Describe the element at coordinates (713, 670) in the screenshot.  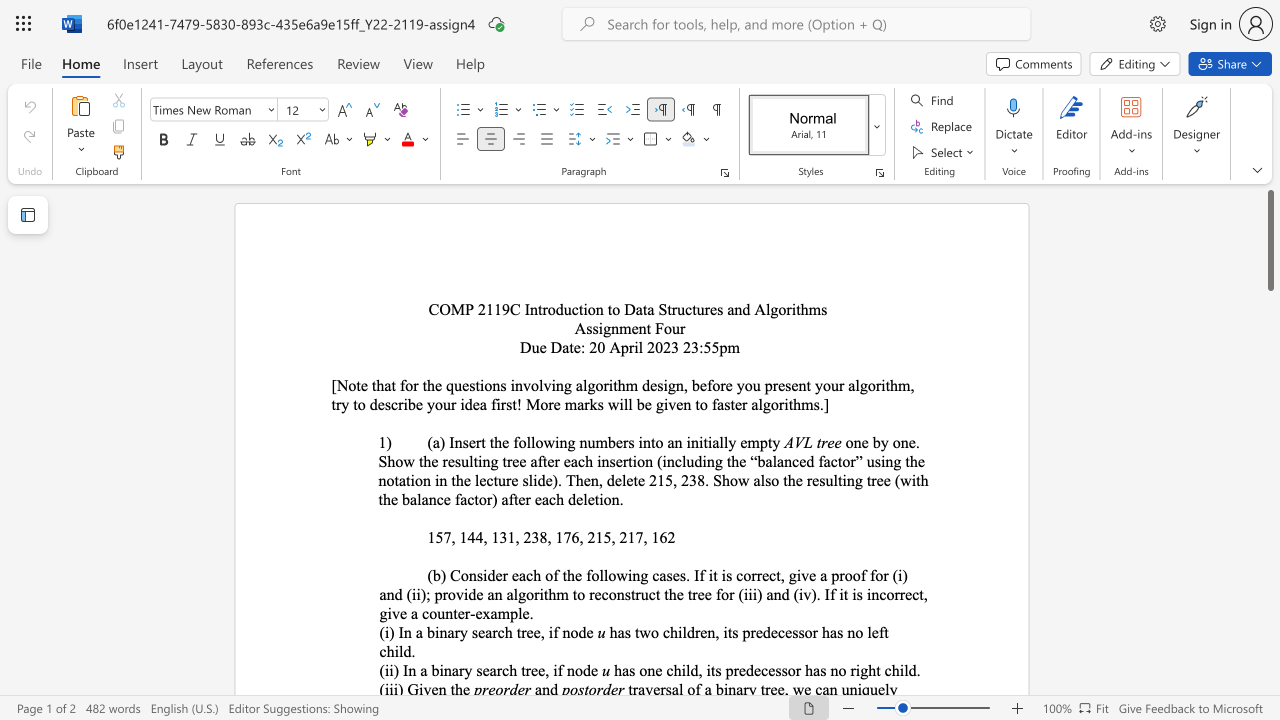
I see `the 1th character "t" in the text` at that location.